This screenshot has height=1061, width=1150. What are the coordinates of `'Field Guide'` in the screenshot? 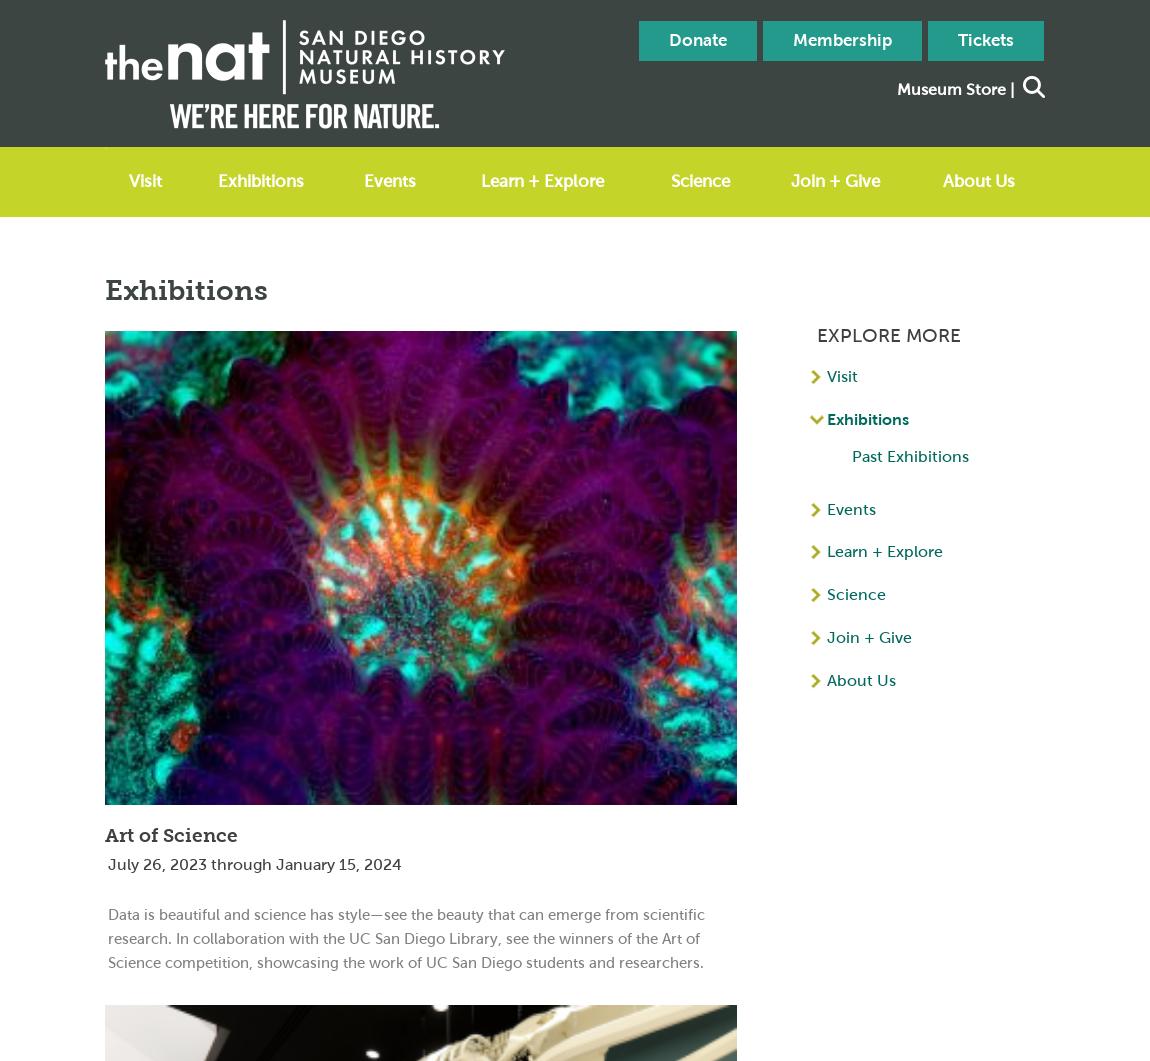 It's located at (696, 331).